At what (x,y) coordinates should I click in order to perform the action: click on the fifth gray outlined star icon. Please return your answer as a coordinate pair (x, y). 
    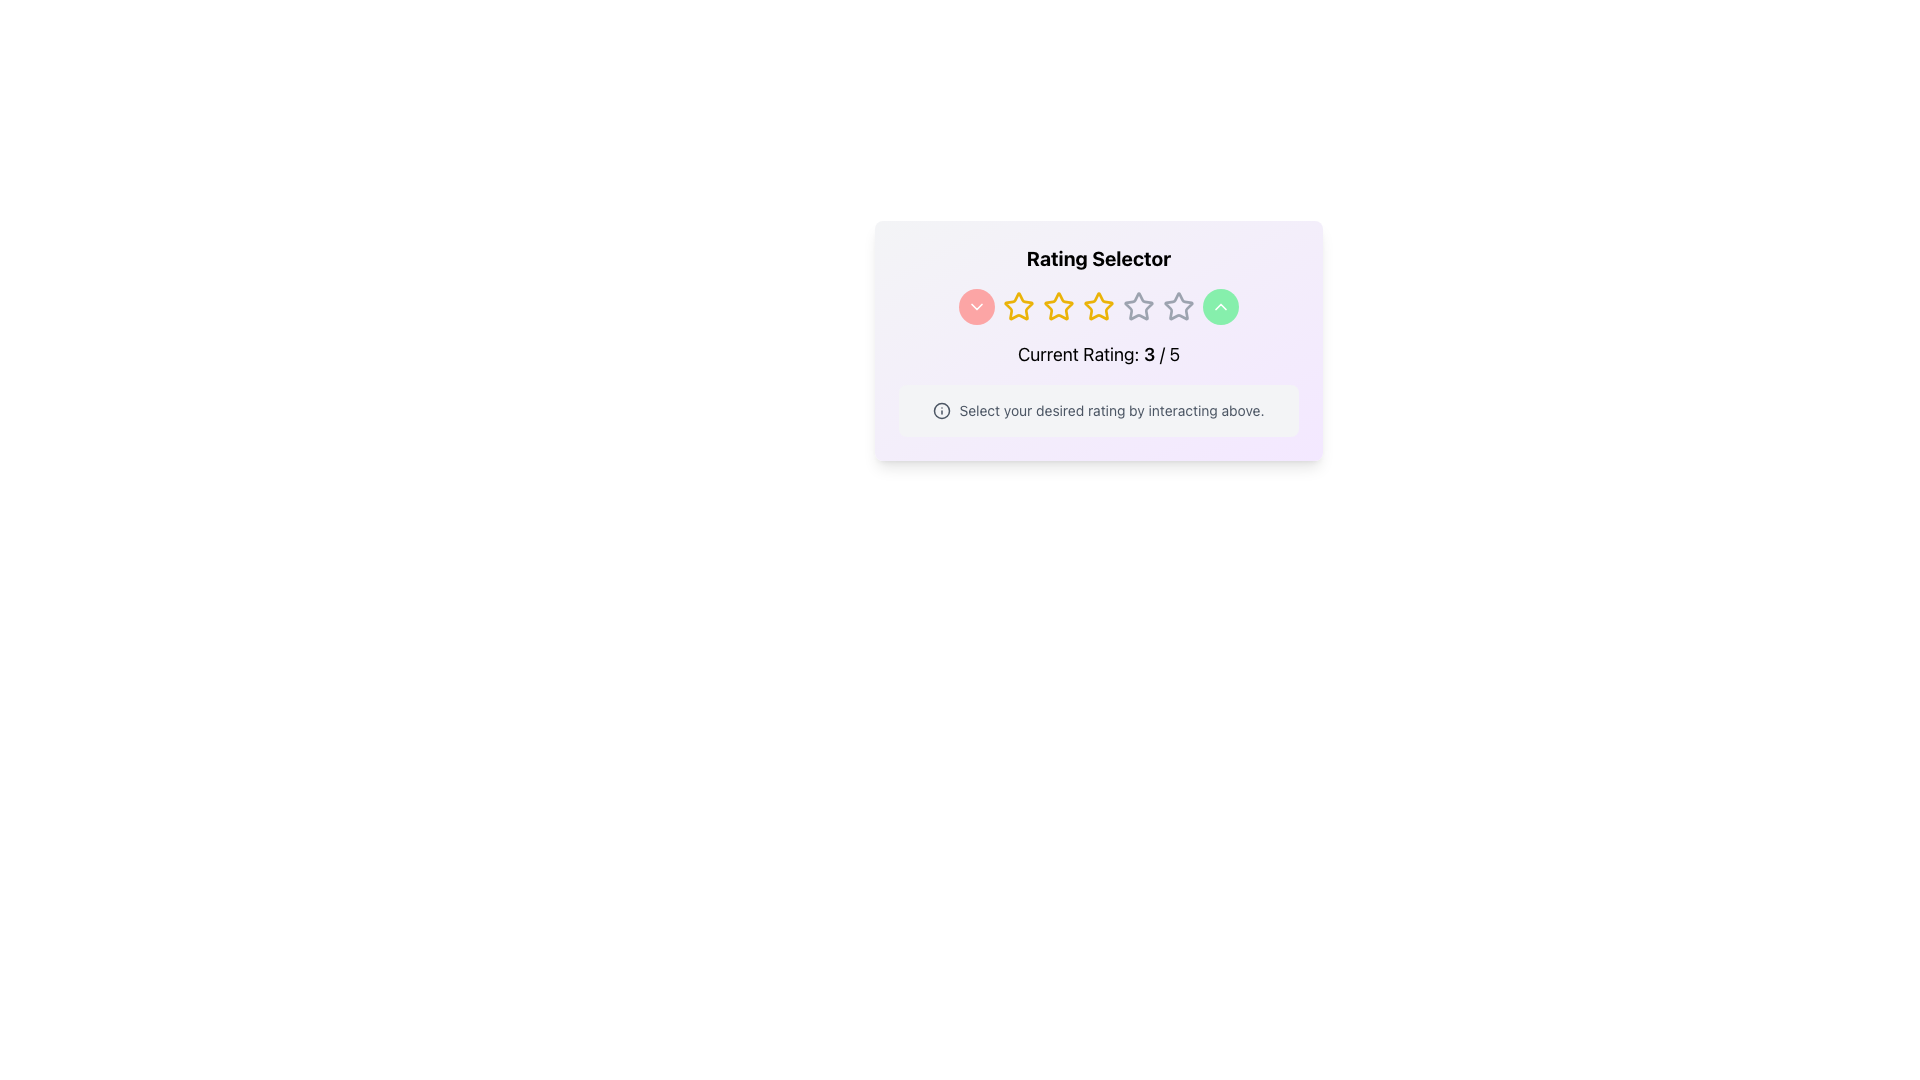
    Looking at the image, I should click on (1179, 307).